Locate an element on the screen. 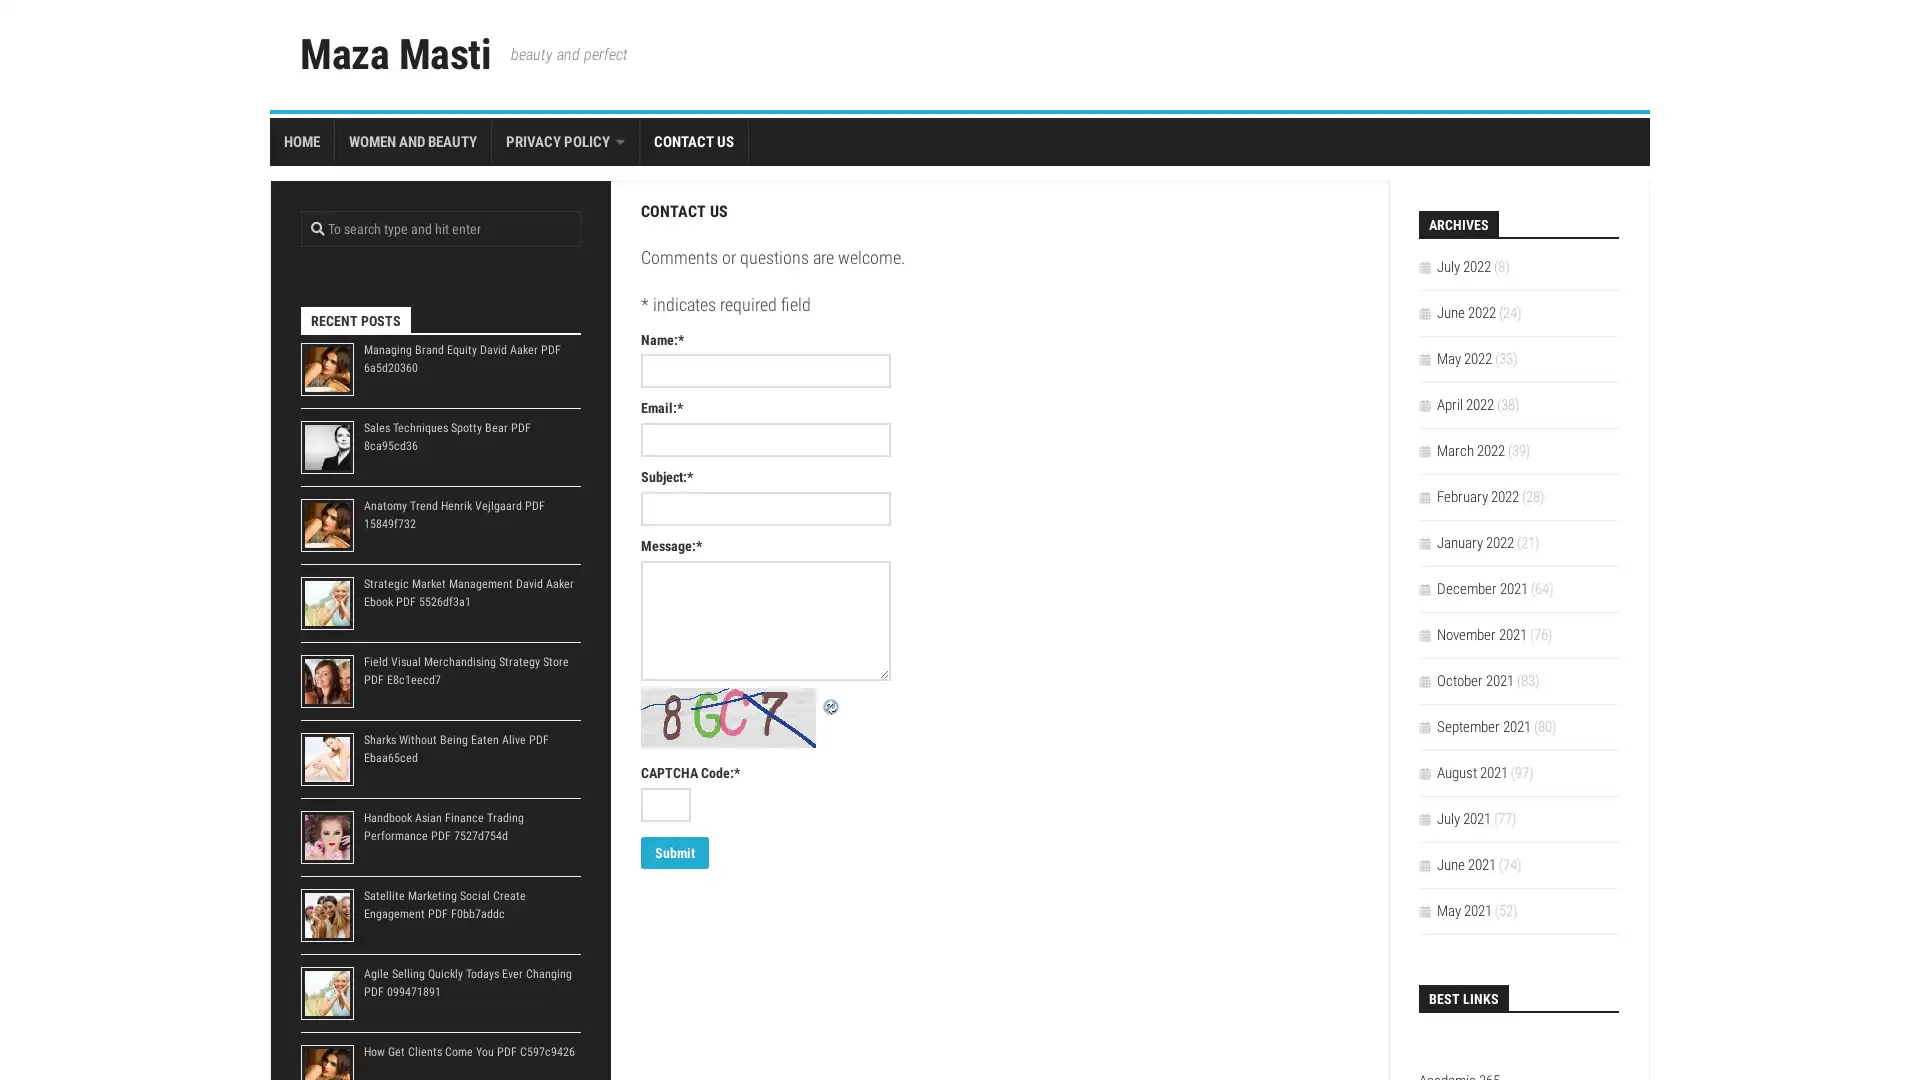 Image resolution: width=1920 pixels, height=1080 pixels. Submit is located at coordinates (675, 852).